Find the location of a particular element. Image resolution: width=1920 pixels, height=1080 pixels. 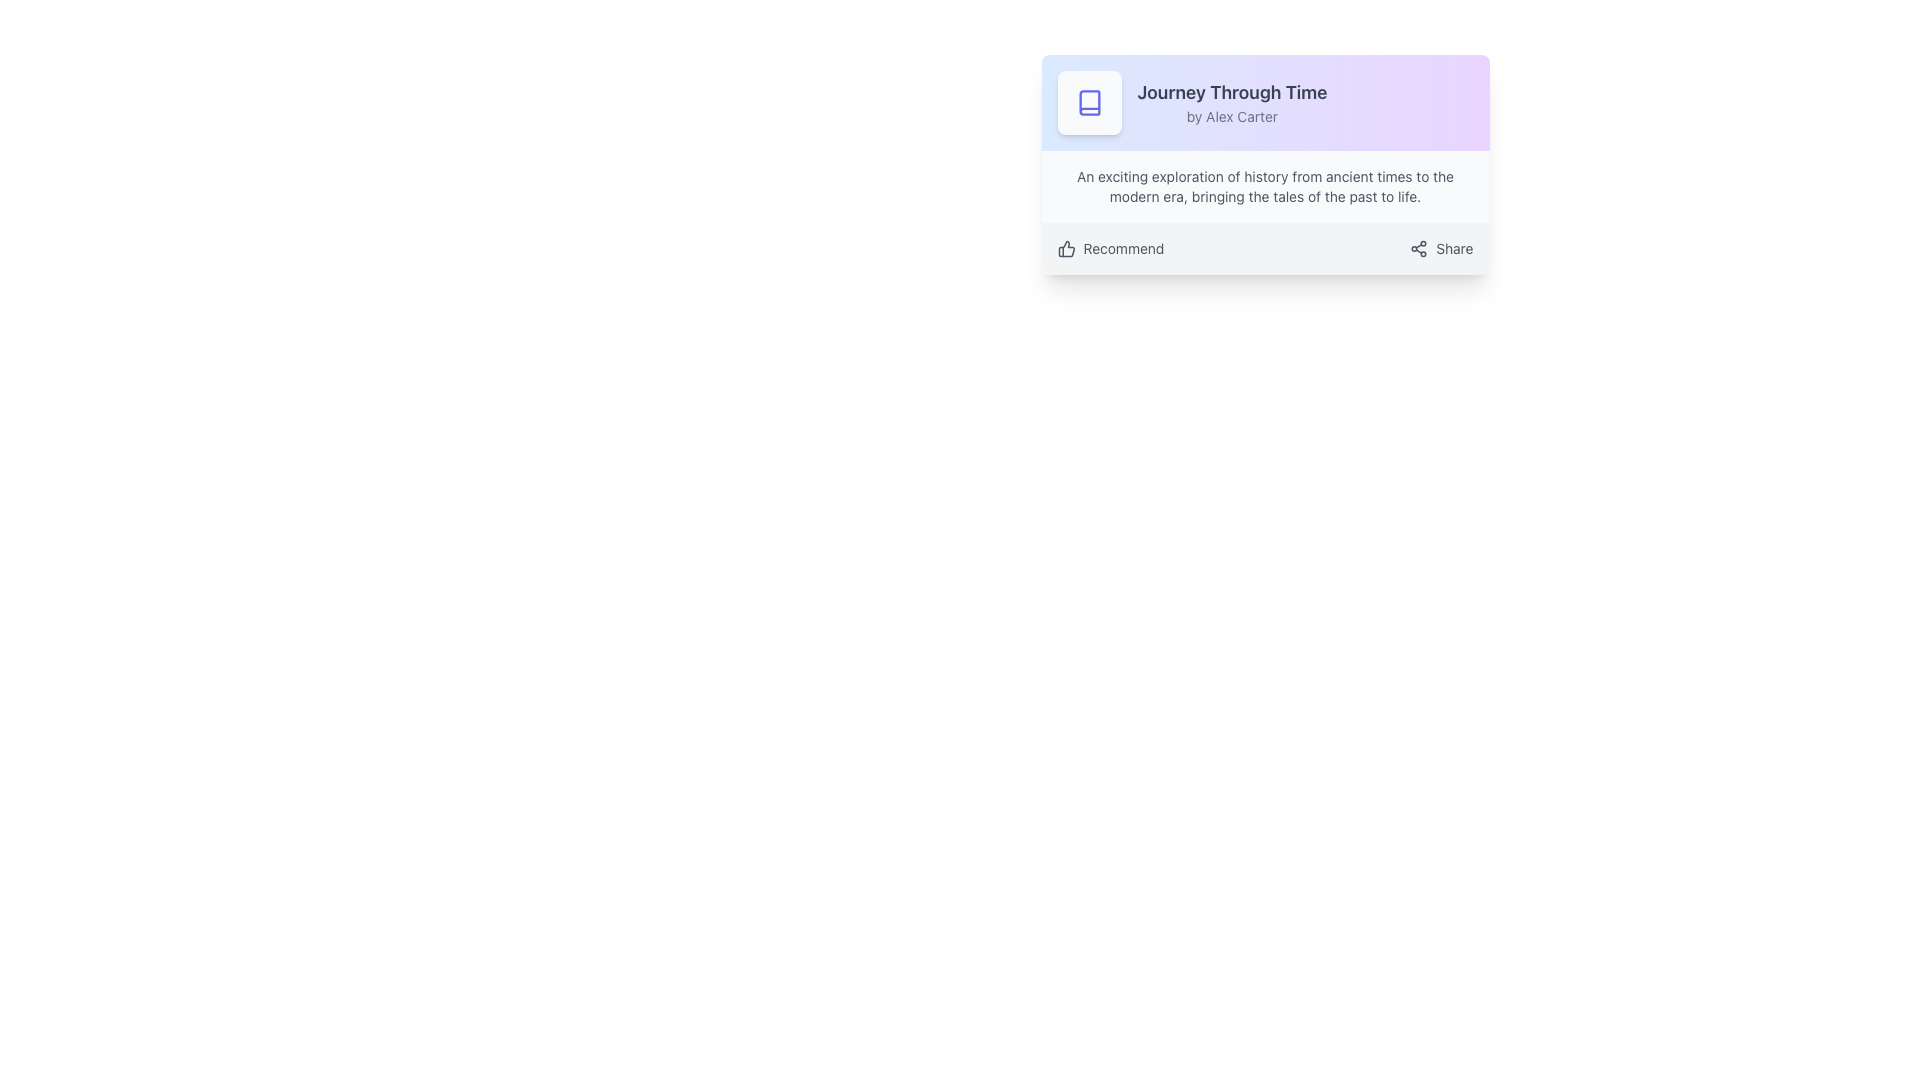

the 'Recommend' text label that indicates the share functionality, located at the bottom right corner of the card-like UI component is located at coordinates (1454, 248).